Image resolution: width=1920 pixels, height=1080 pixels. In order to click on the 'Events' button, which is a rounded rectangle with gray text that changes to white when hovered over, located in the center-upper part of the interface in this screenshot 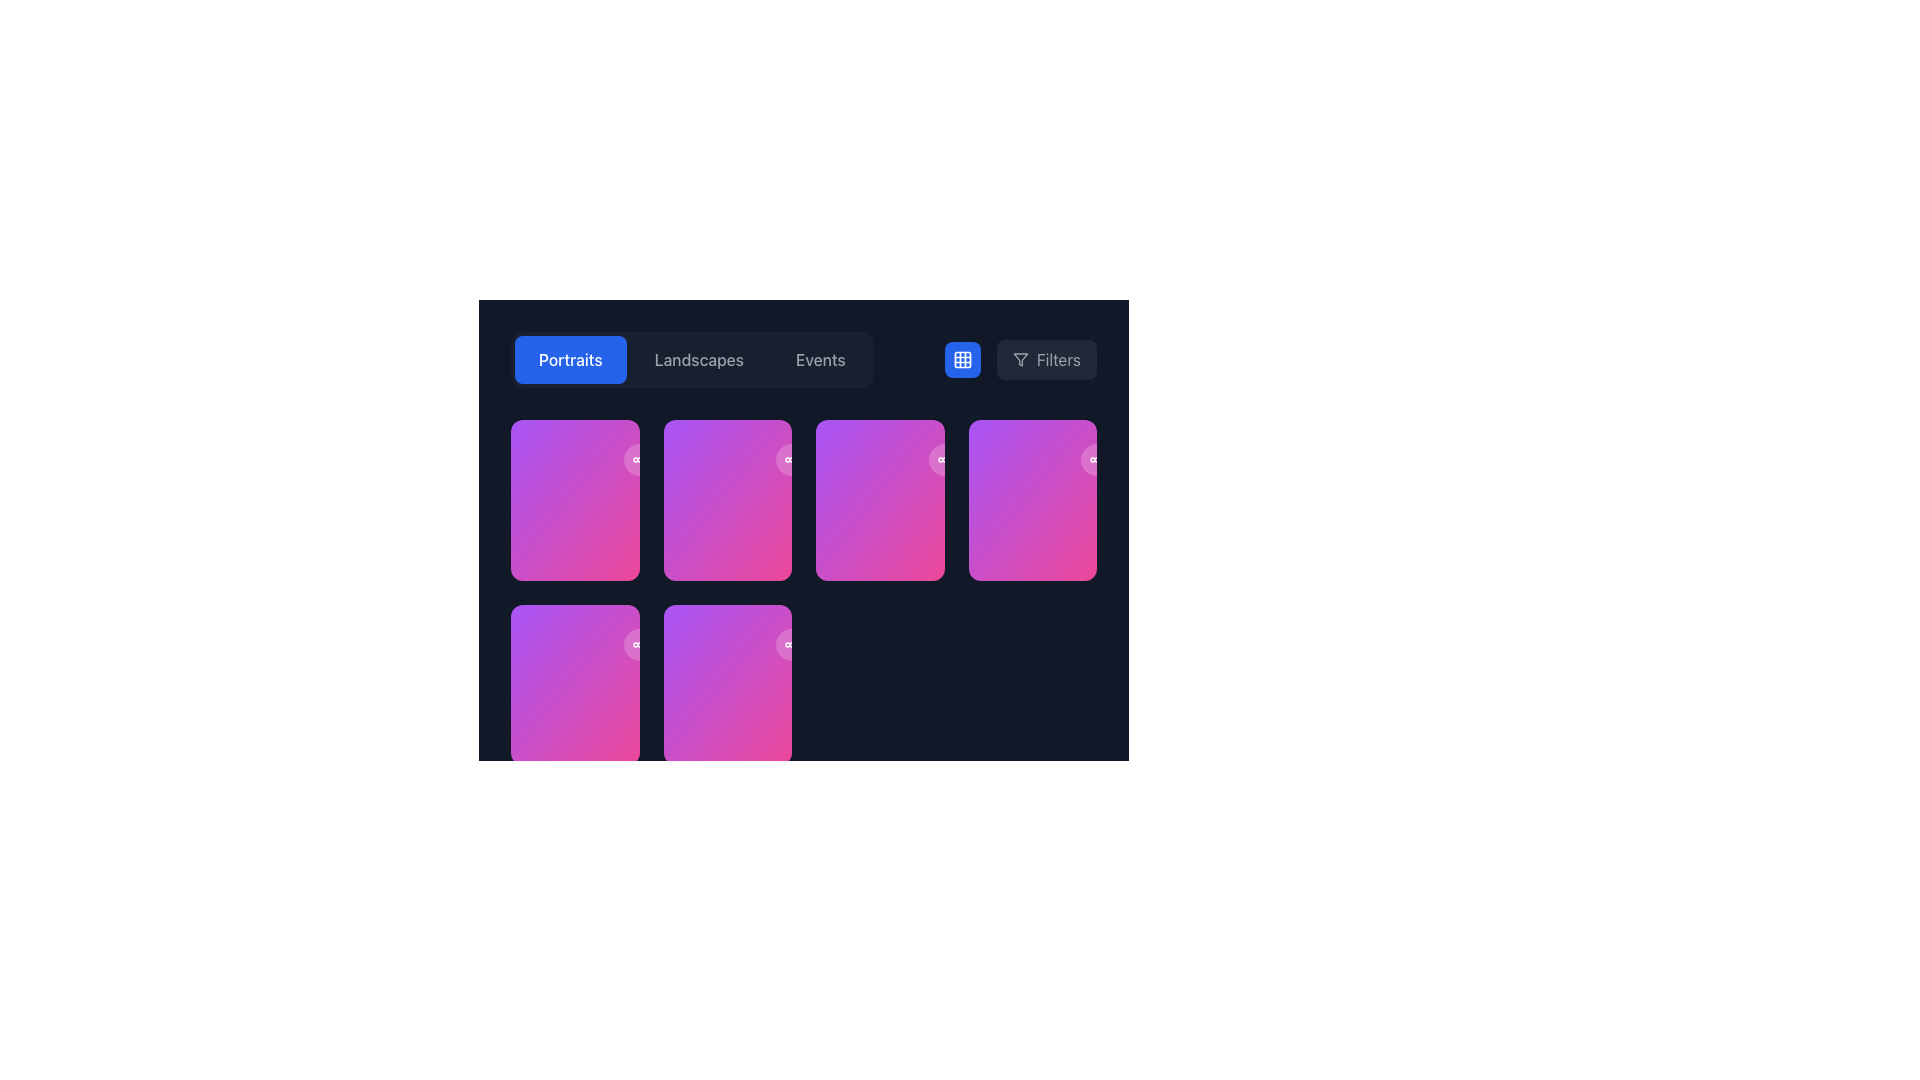, I will do `click(820, 358)`.